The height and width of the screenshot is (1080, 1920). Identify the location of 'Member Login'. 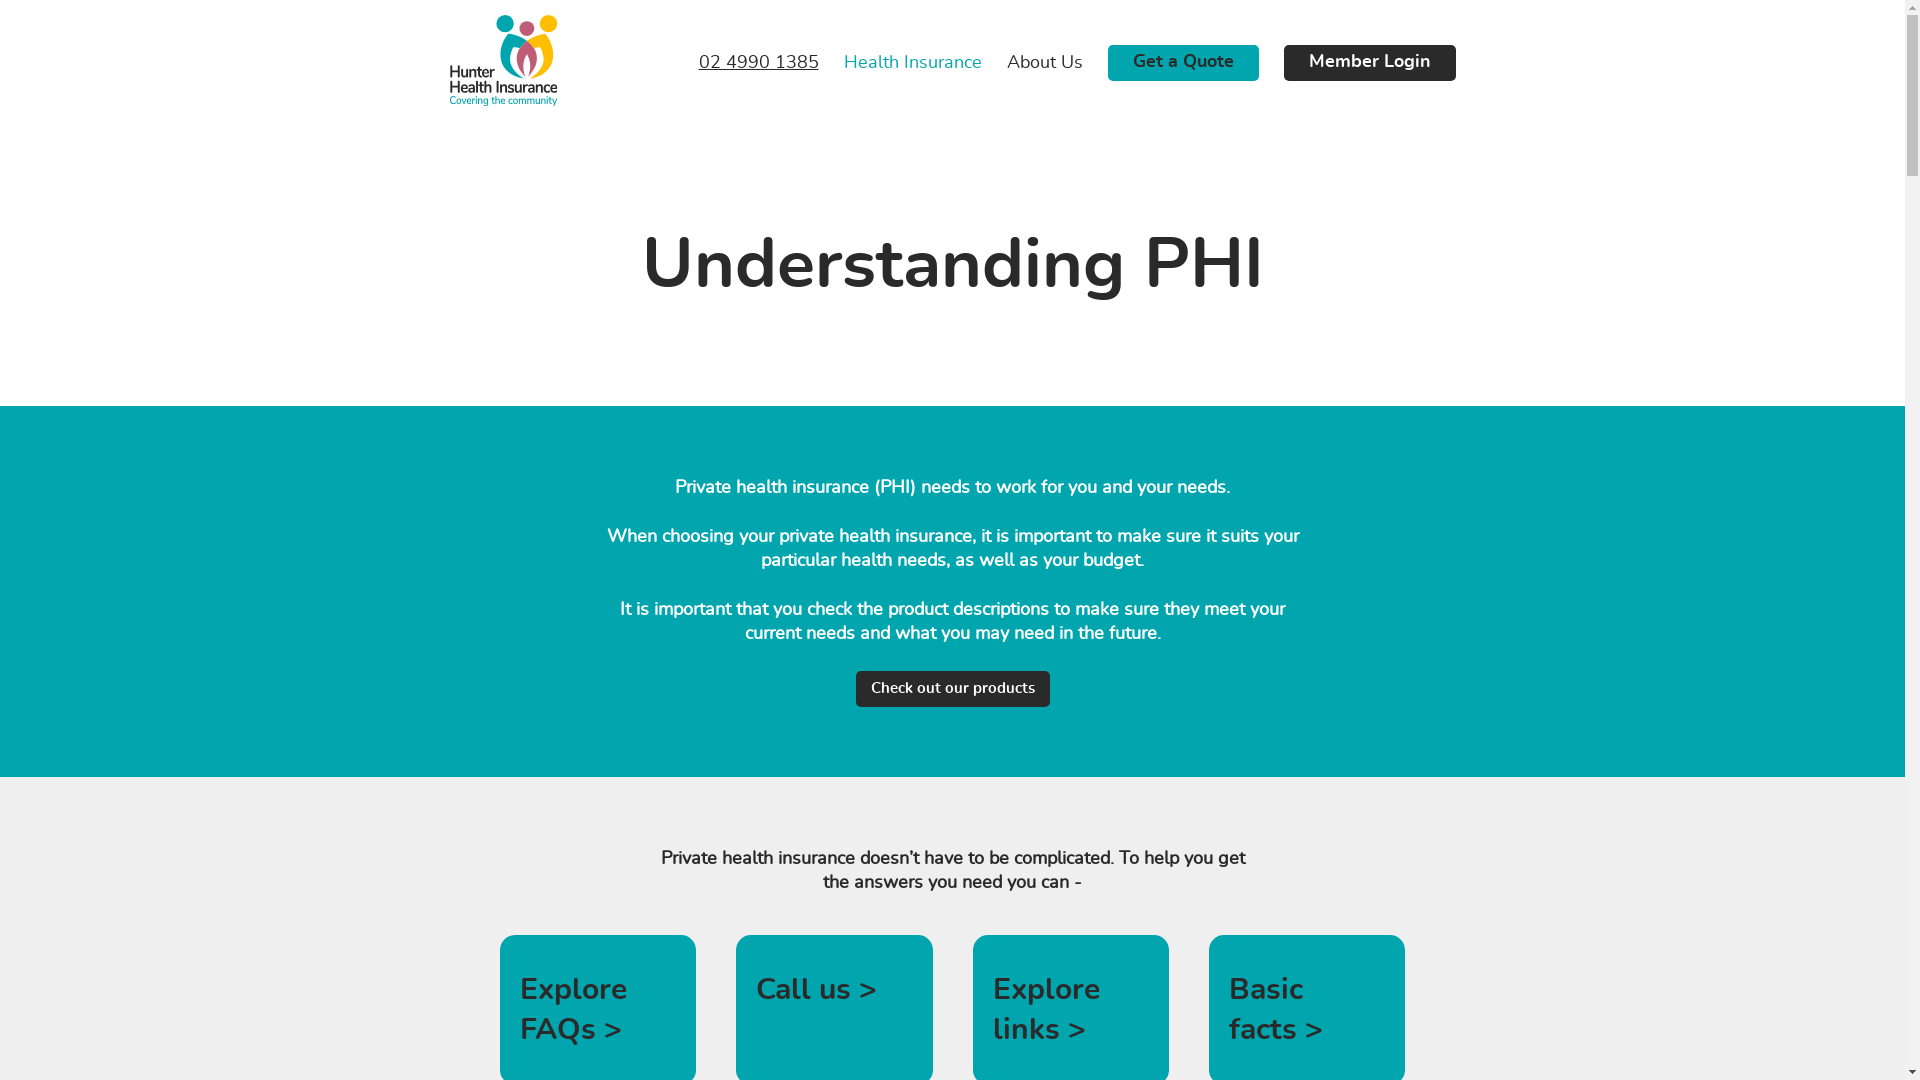
(1368, 60).